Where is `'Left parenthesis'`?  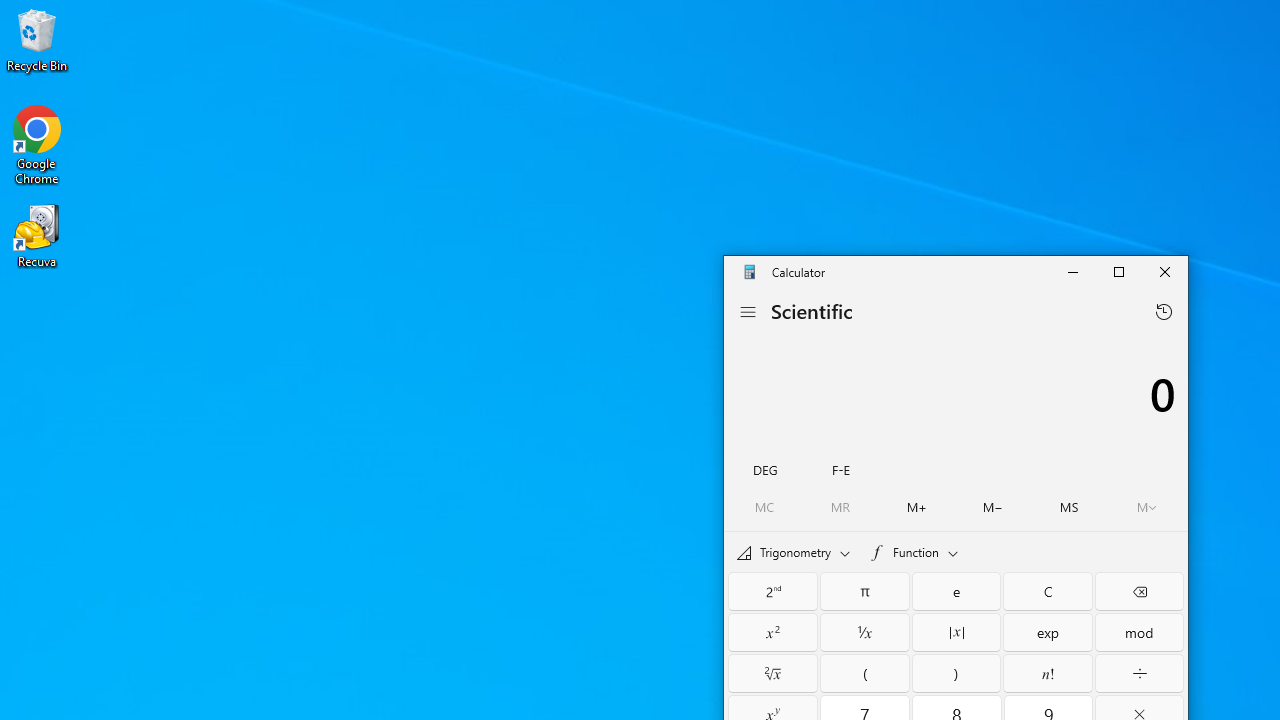
'Left parenthesis' is located at coordinates (865, 673).